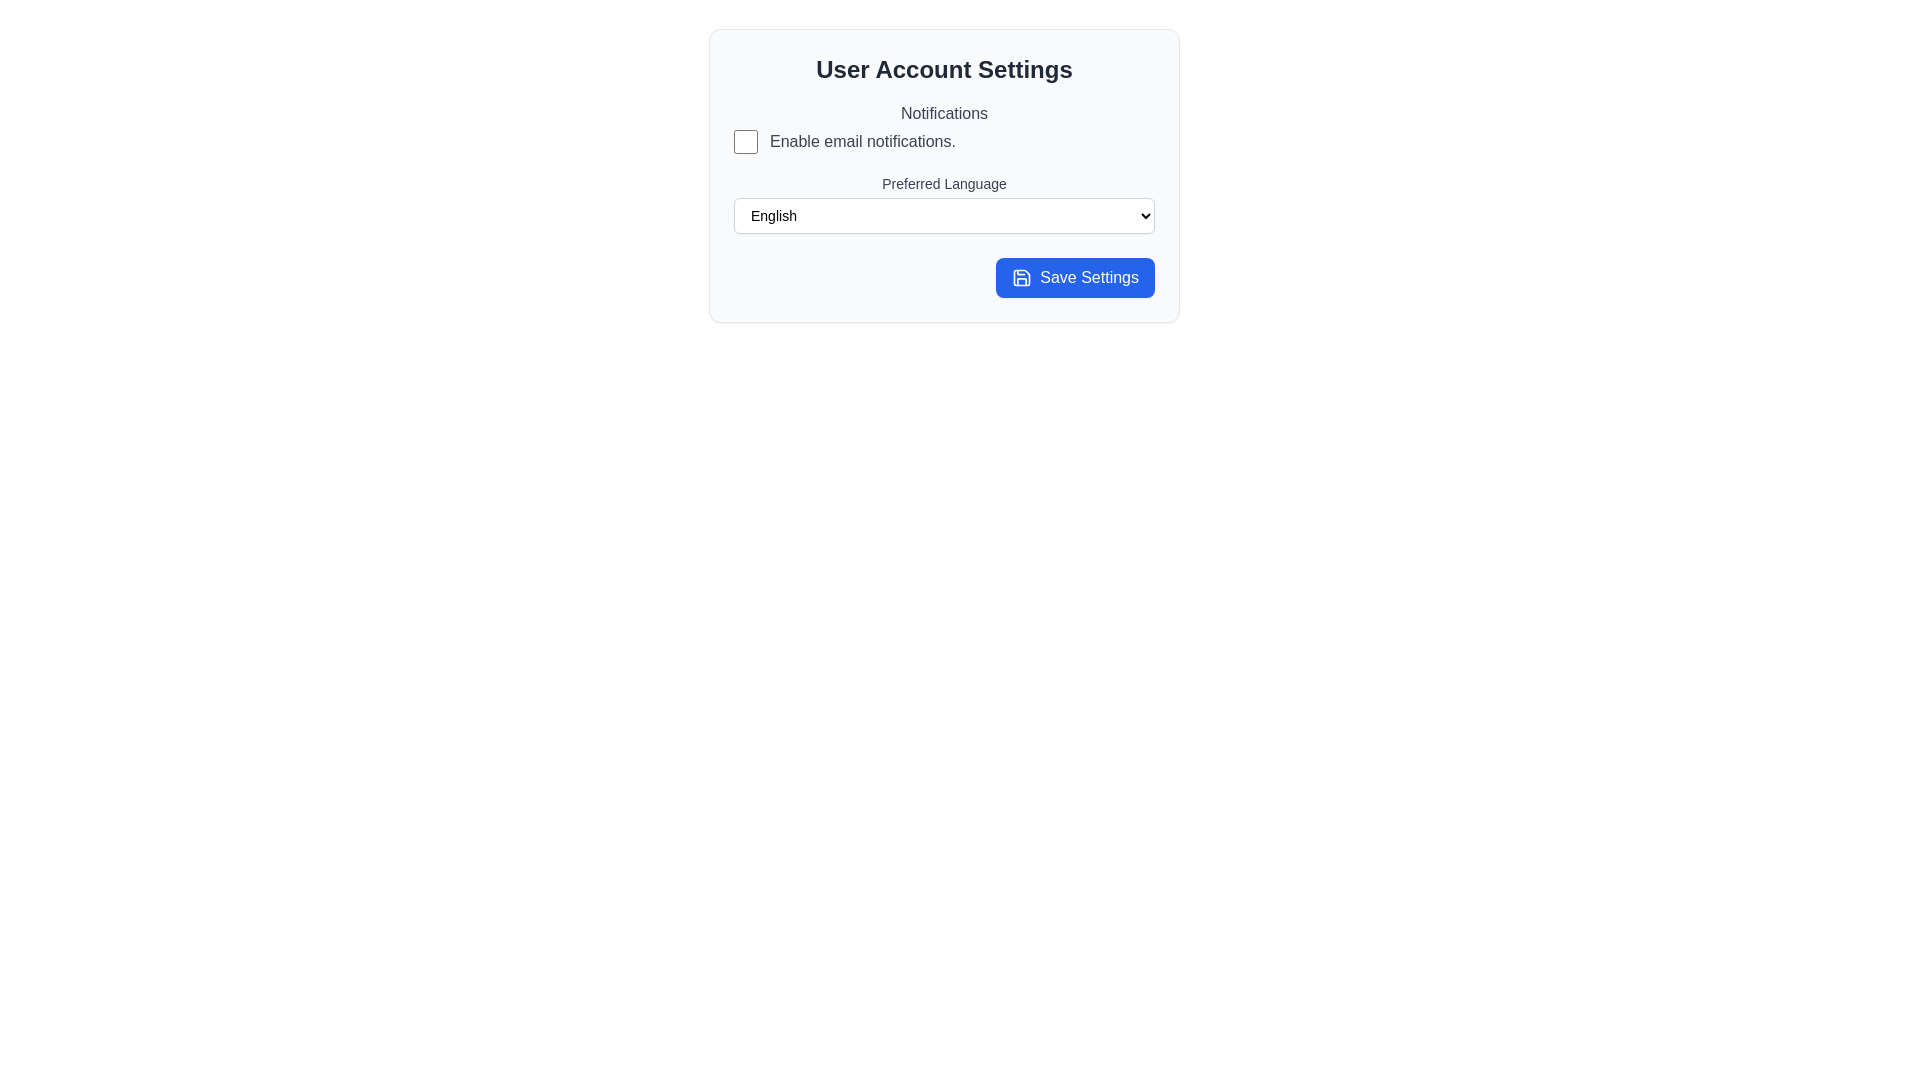  I want to click on the Dropdown menu located beneath the 'Preferred Language' title, so click(943, 216).